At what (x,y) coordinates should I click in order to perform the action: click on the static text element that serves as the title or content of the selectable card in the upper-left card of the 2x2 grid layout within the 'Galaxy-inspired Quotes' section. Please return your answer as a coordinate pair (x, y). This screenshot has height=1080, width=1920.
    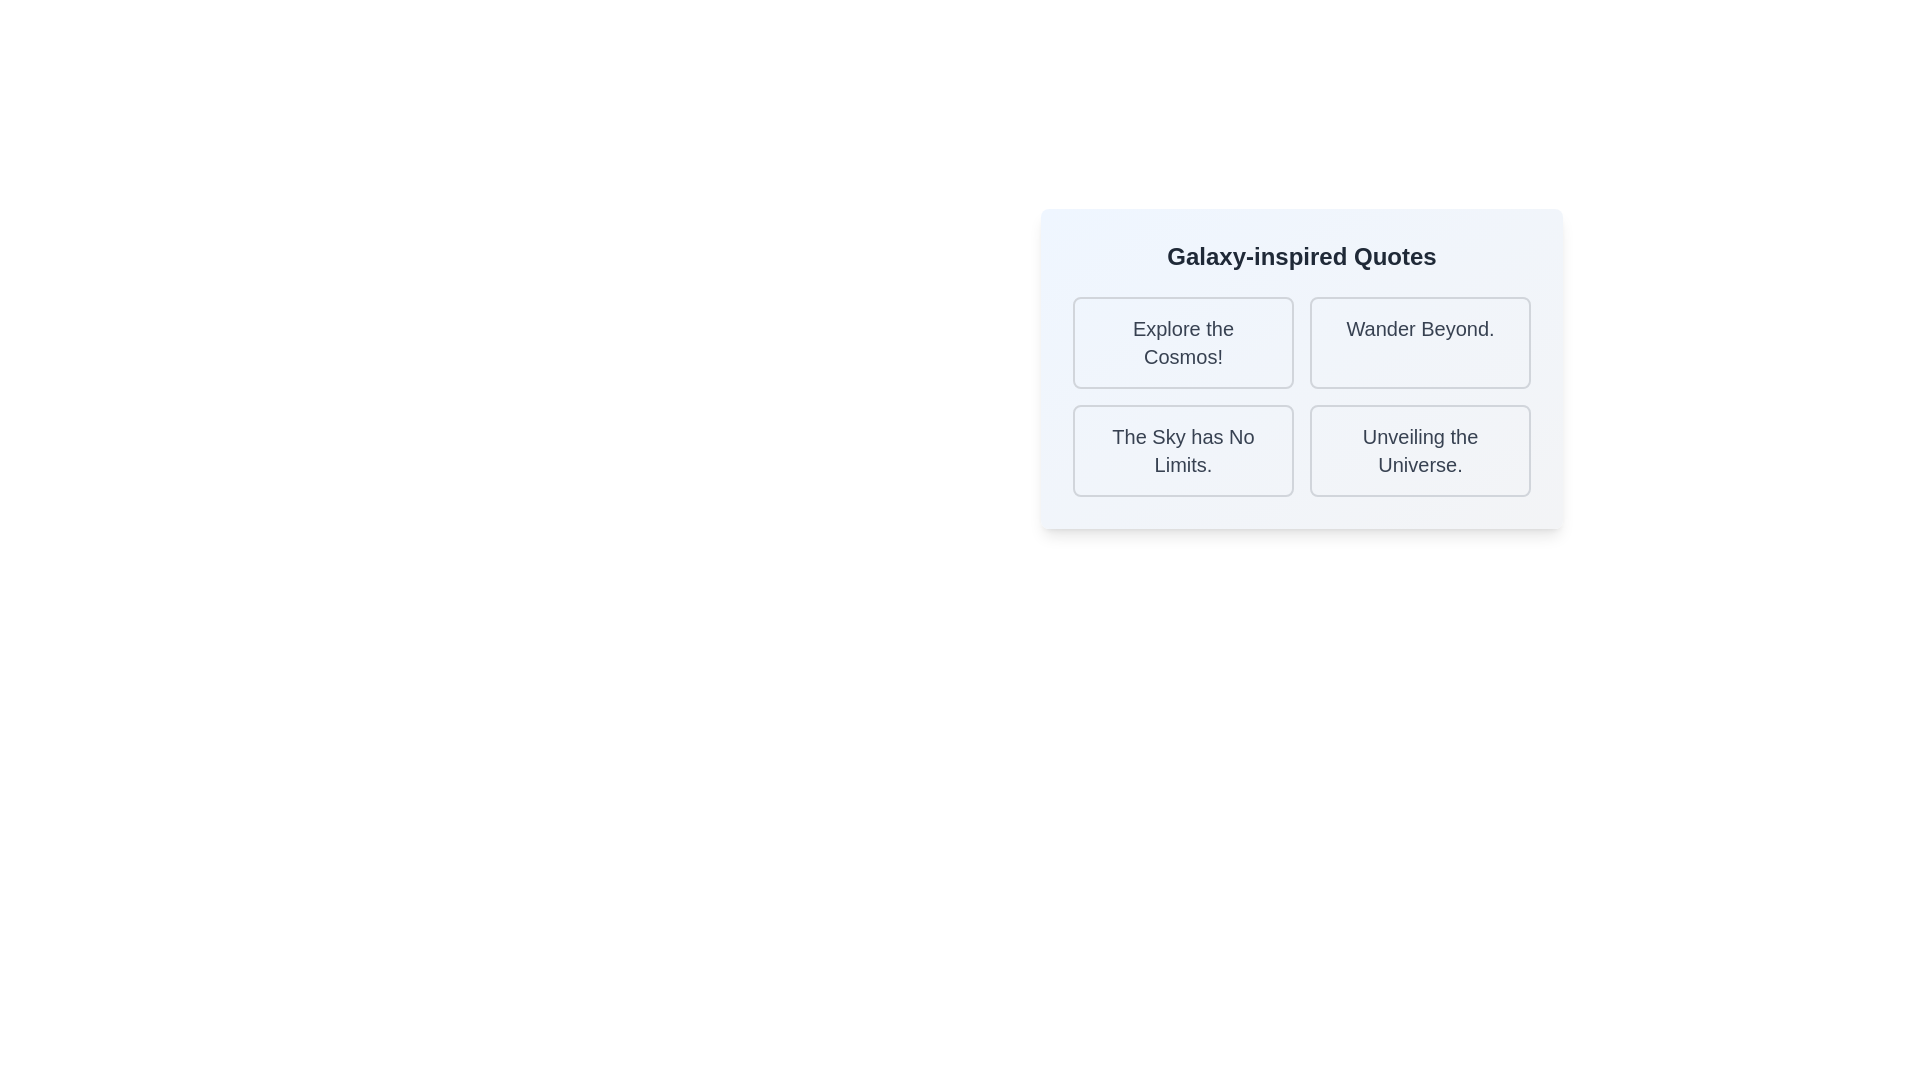
    Looking at the image, I should click on (1183, 342).